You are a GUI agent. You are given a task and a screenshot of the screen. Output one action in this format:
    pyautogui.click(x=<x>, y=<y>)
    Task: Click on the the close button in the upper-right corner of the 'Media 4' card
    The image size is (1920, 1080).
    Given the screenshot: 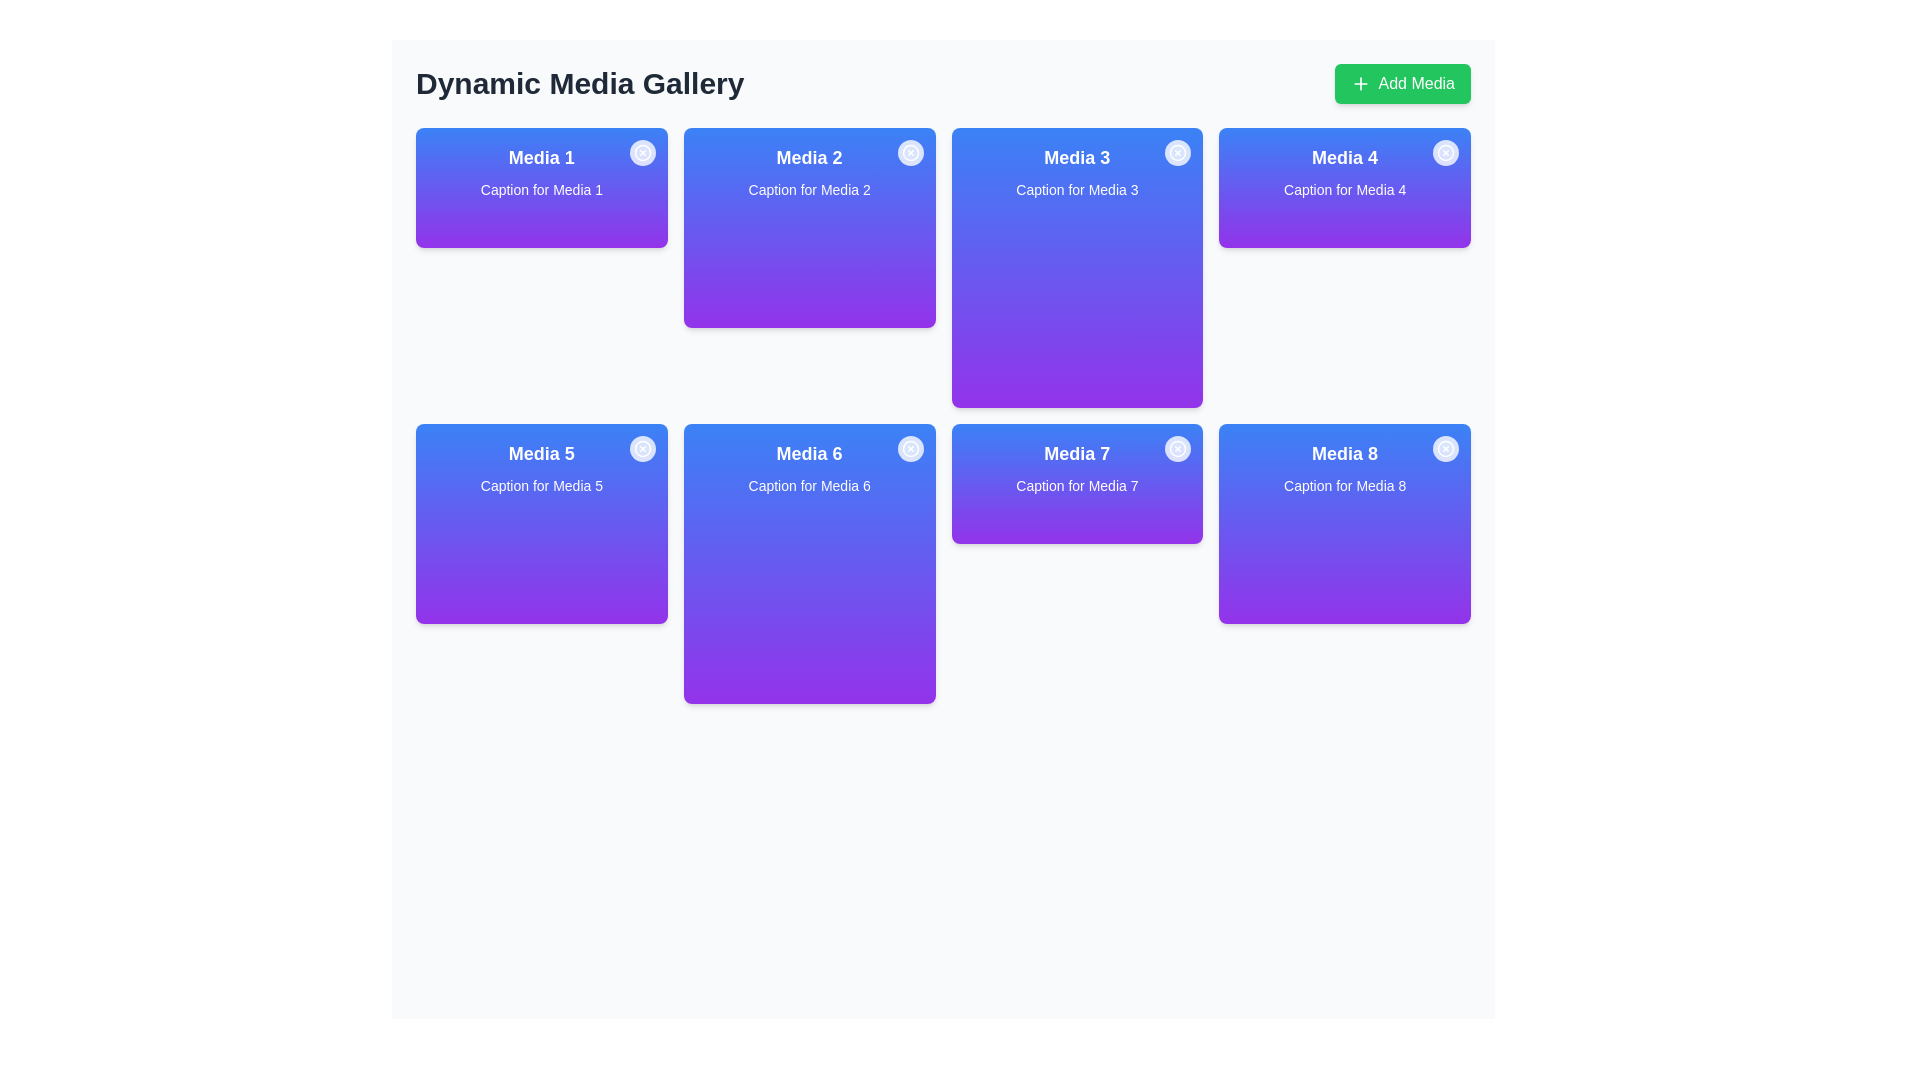 What is the action you would take?
    pyautogui.click(x=1445, y=153)
    